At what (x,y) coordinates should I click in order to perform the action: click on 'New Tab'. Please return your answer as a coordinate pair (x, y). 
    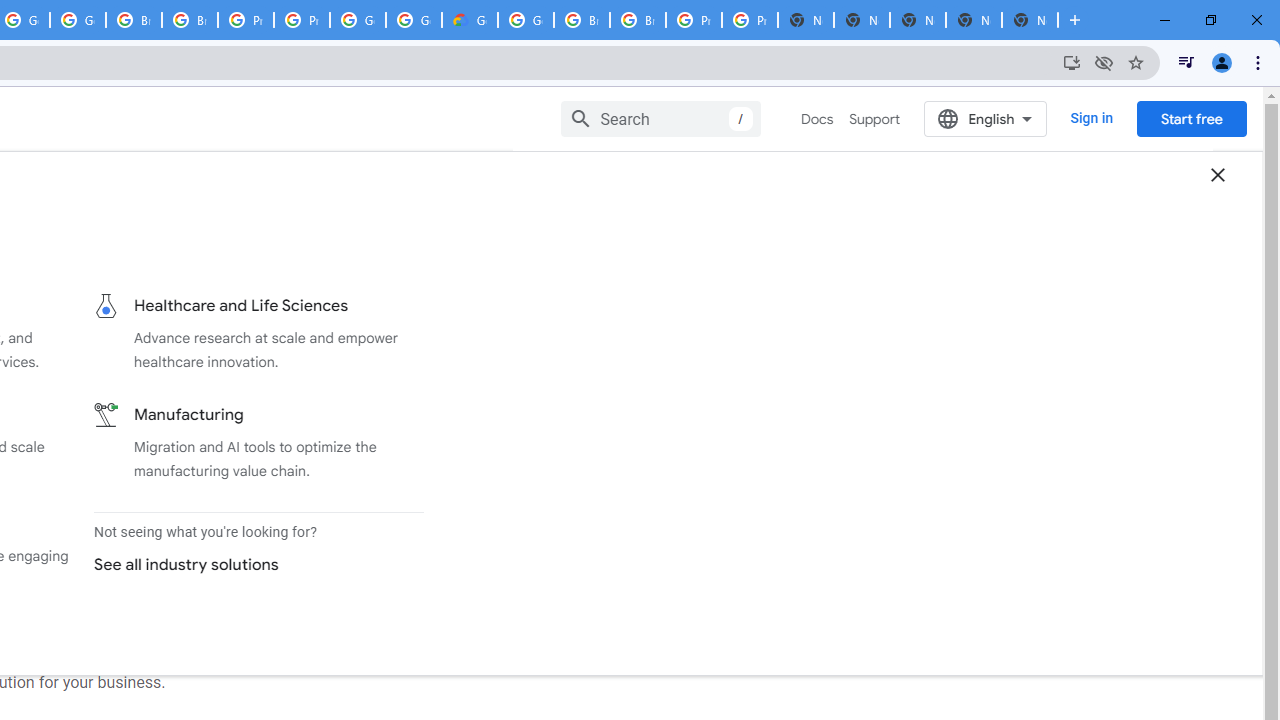
    Looking at the image, I should click on (1030, 20).